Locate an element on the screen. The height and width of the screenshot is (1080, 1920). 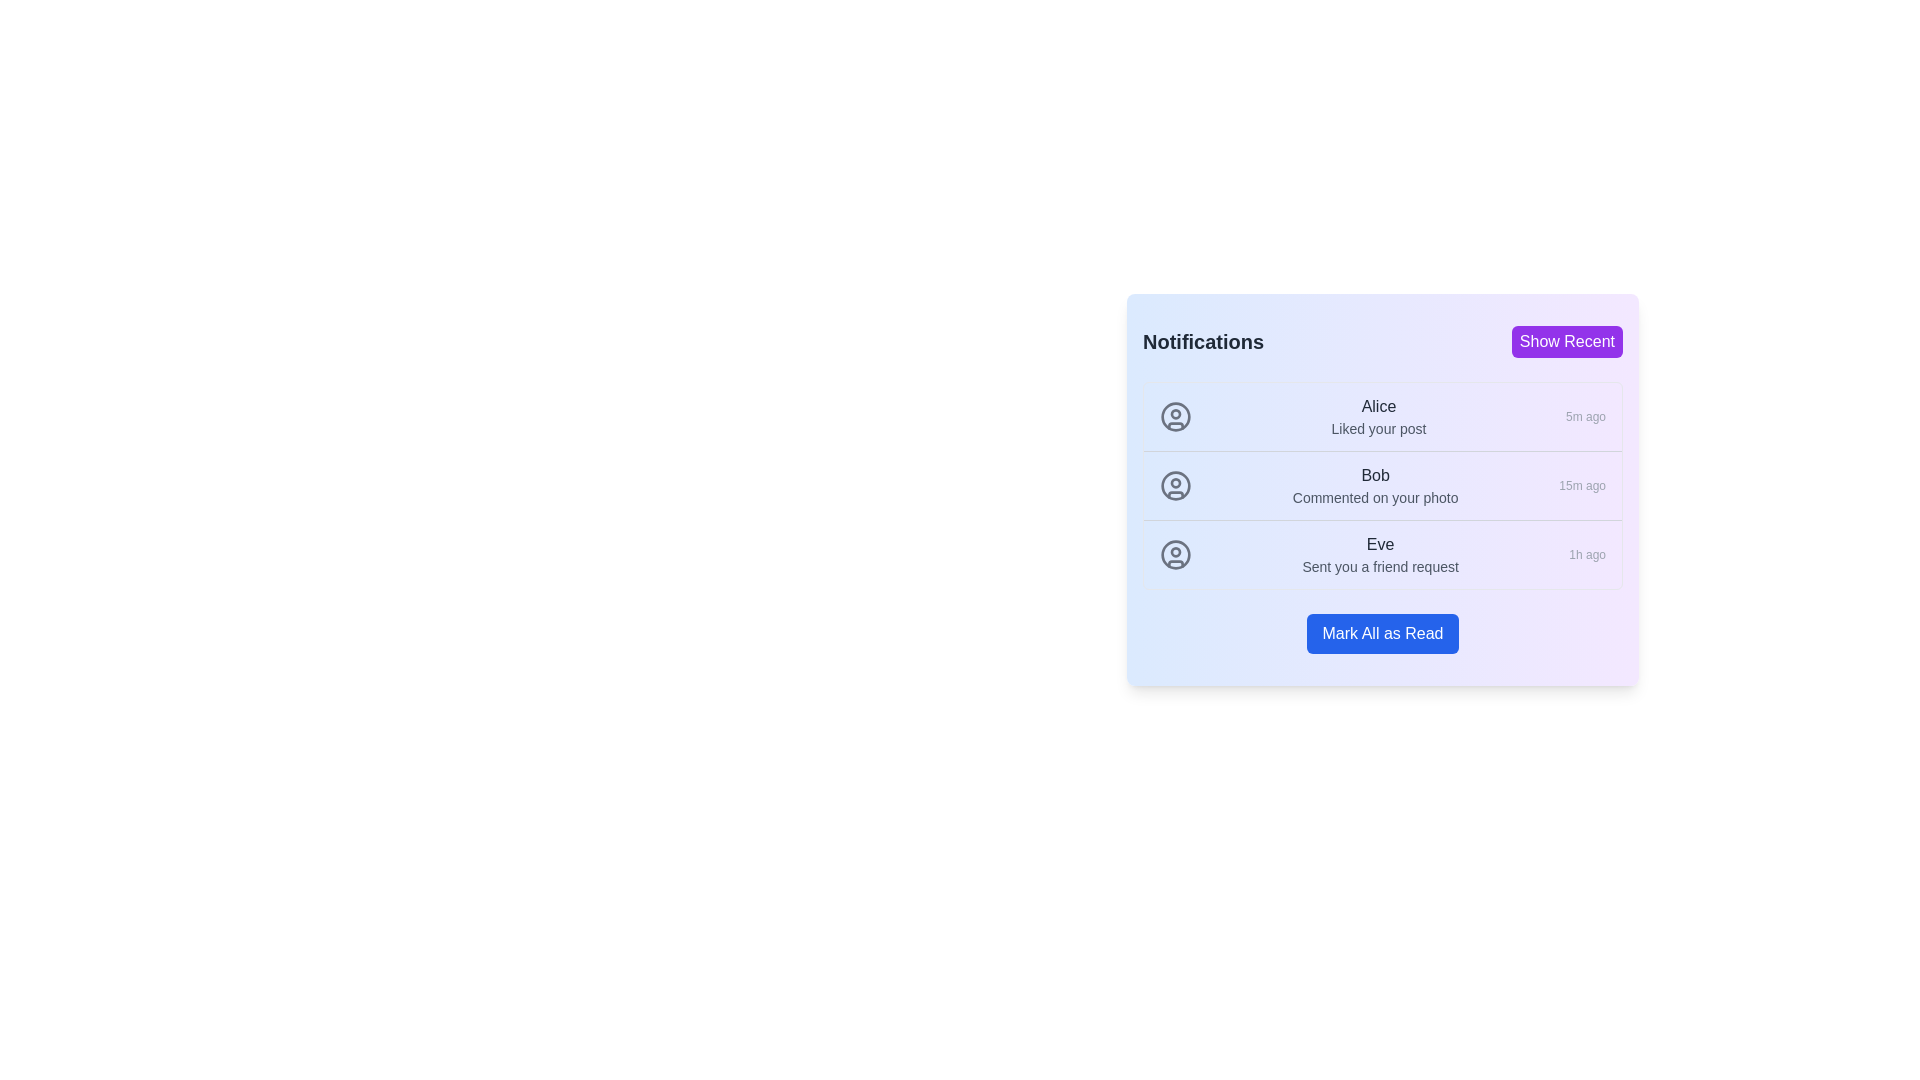
the avatar of Alice to open their profile or related actions is located at coordinates (1176, 415).